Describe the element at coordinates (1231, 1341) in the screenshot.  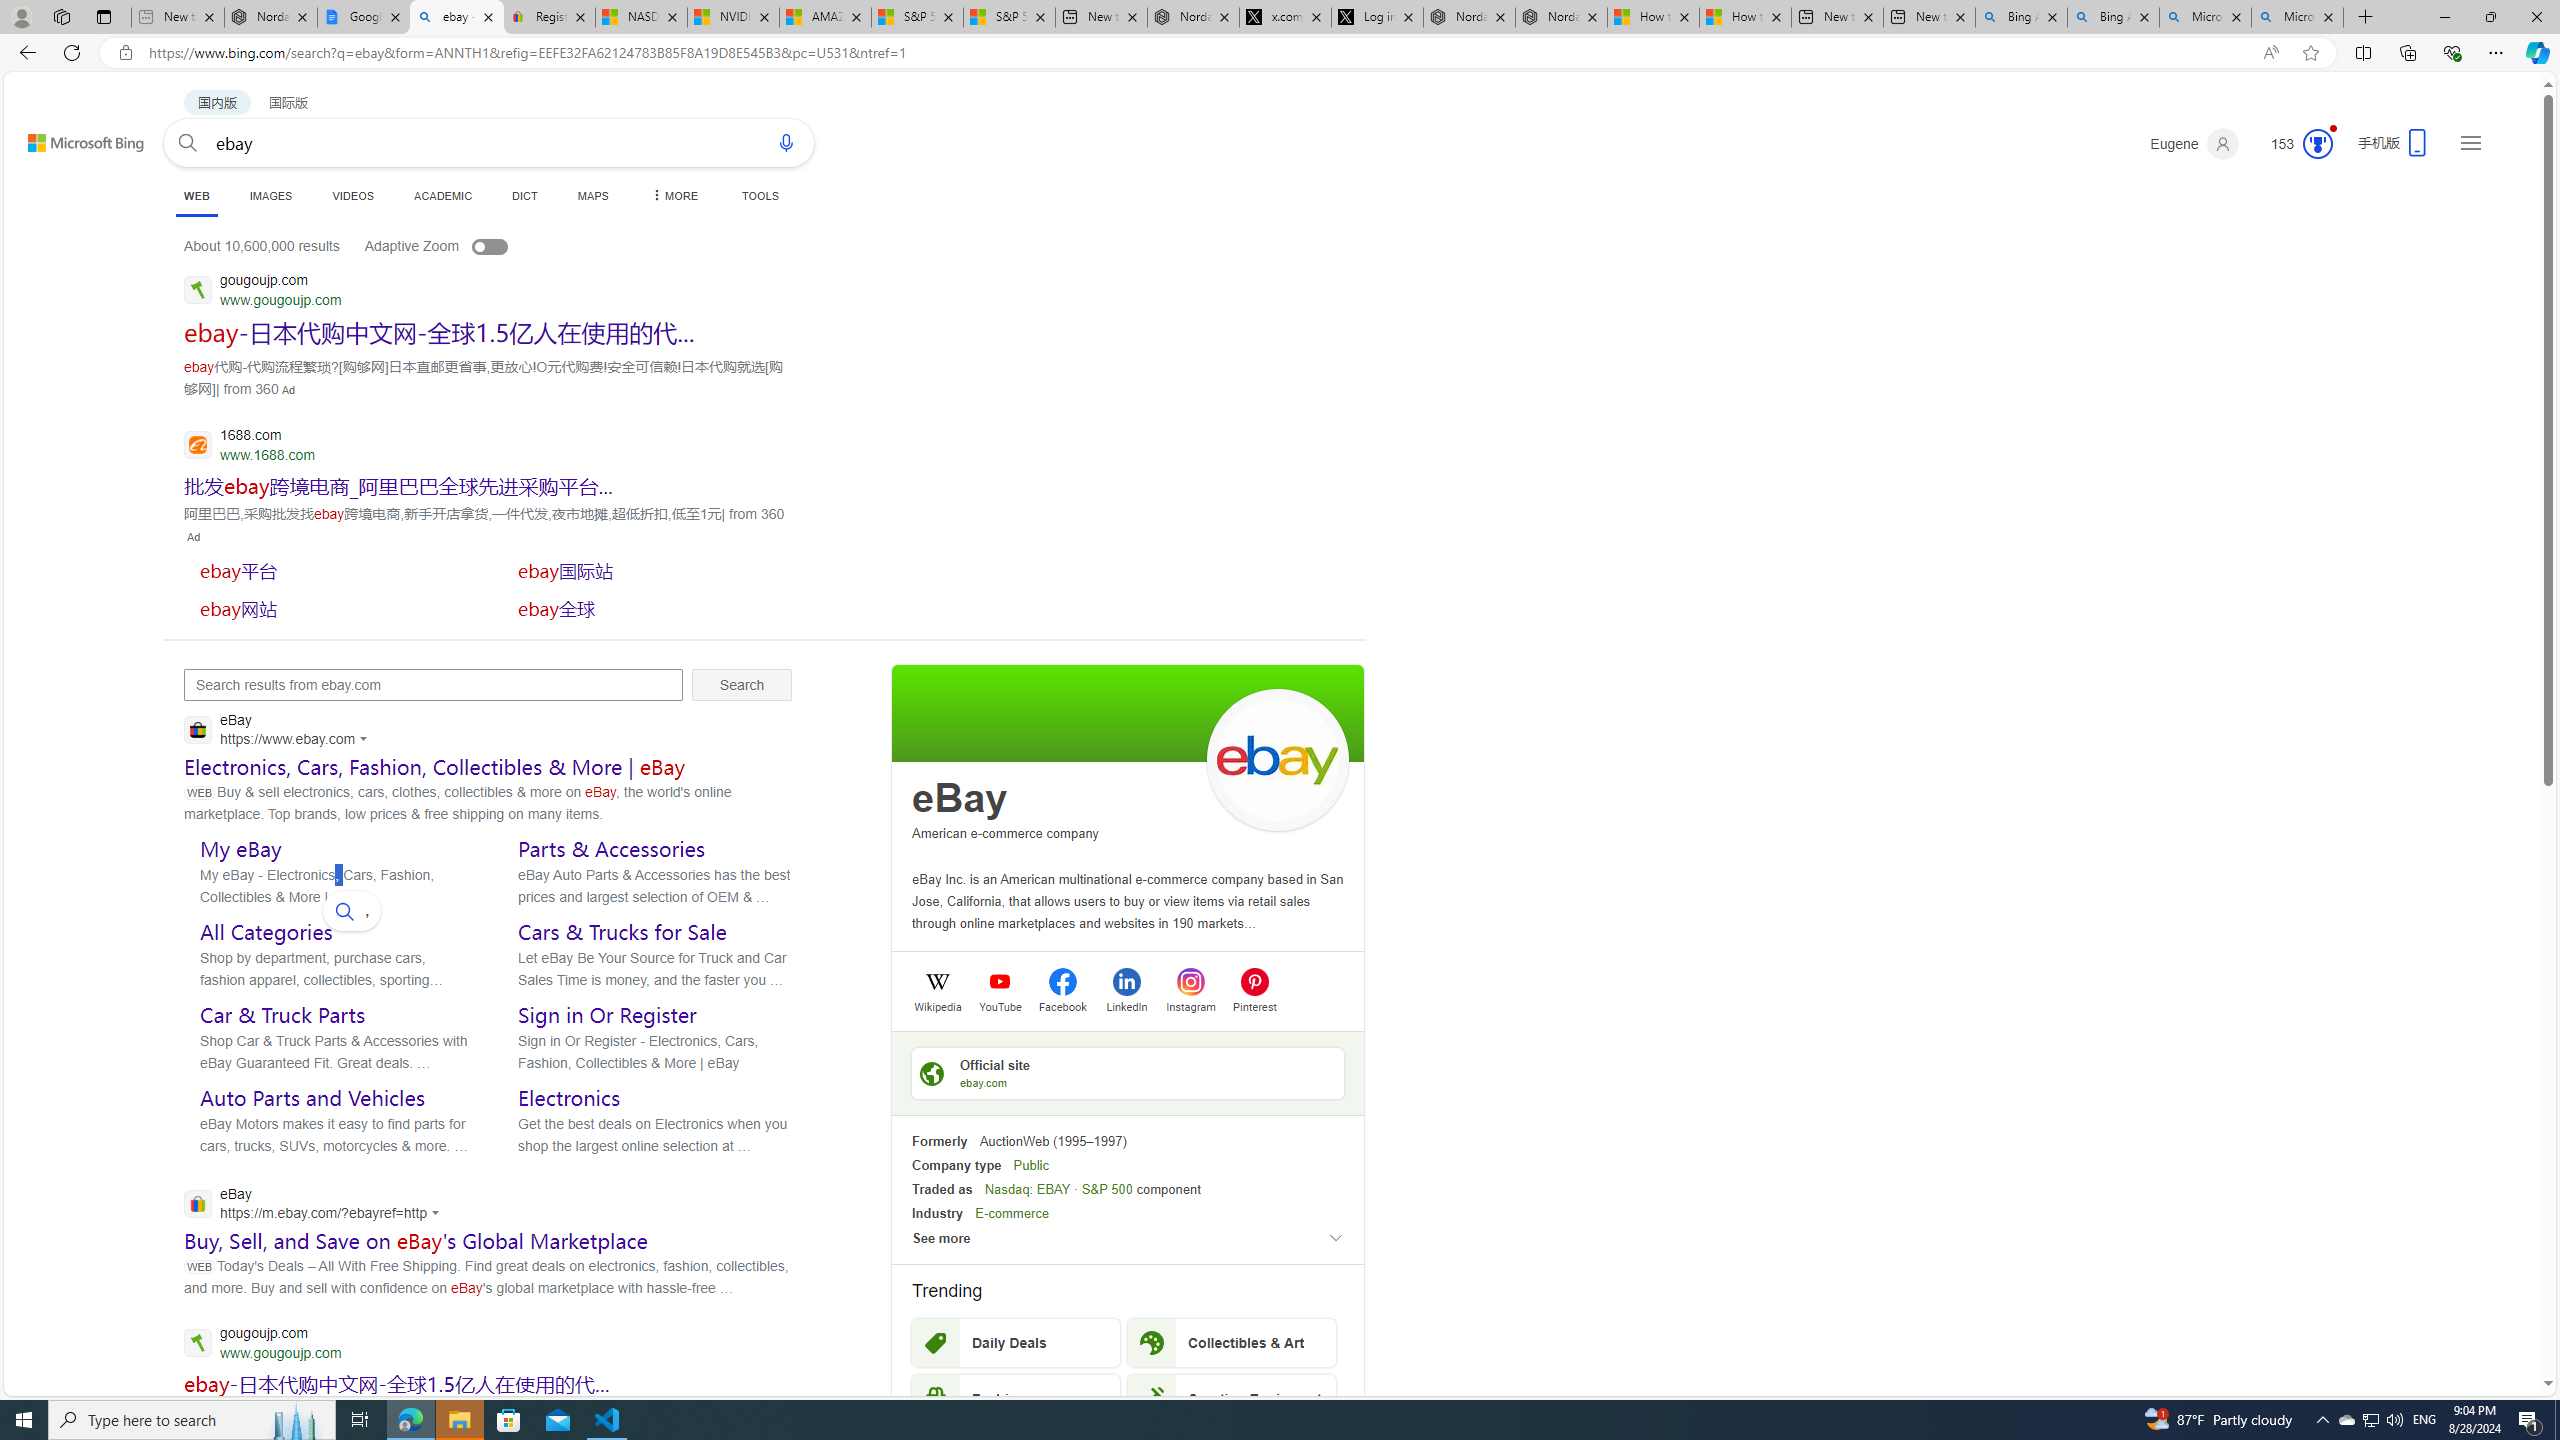
I see `'Collectibles & Art'` at that location.